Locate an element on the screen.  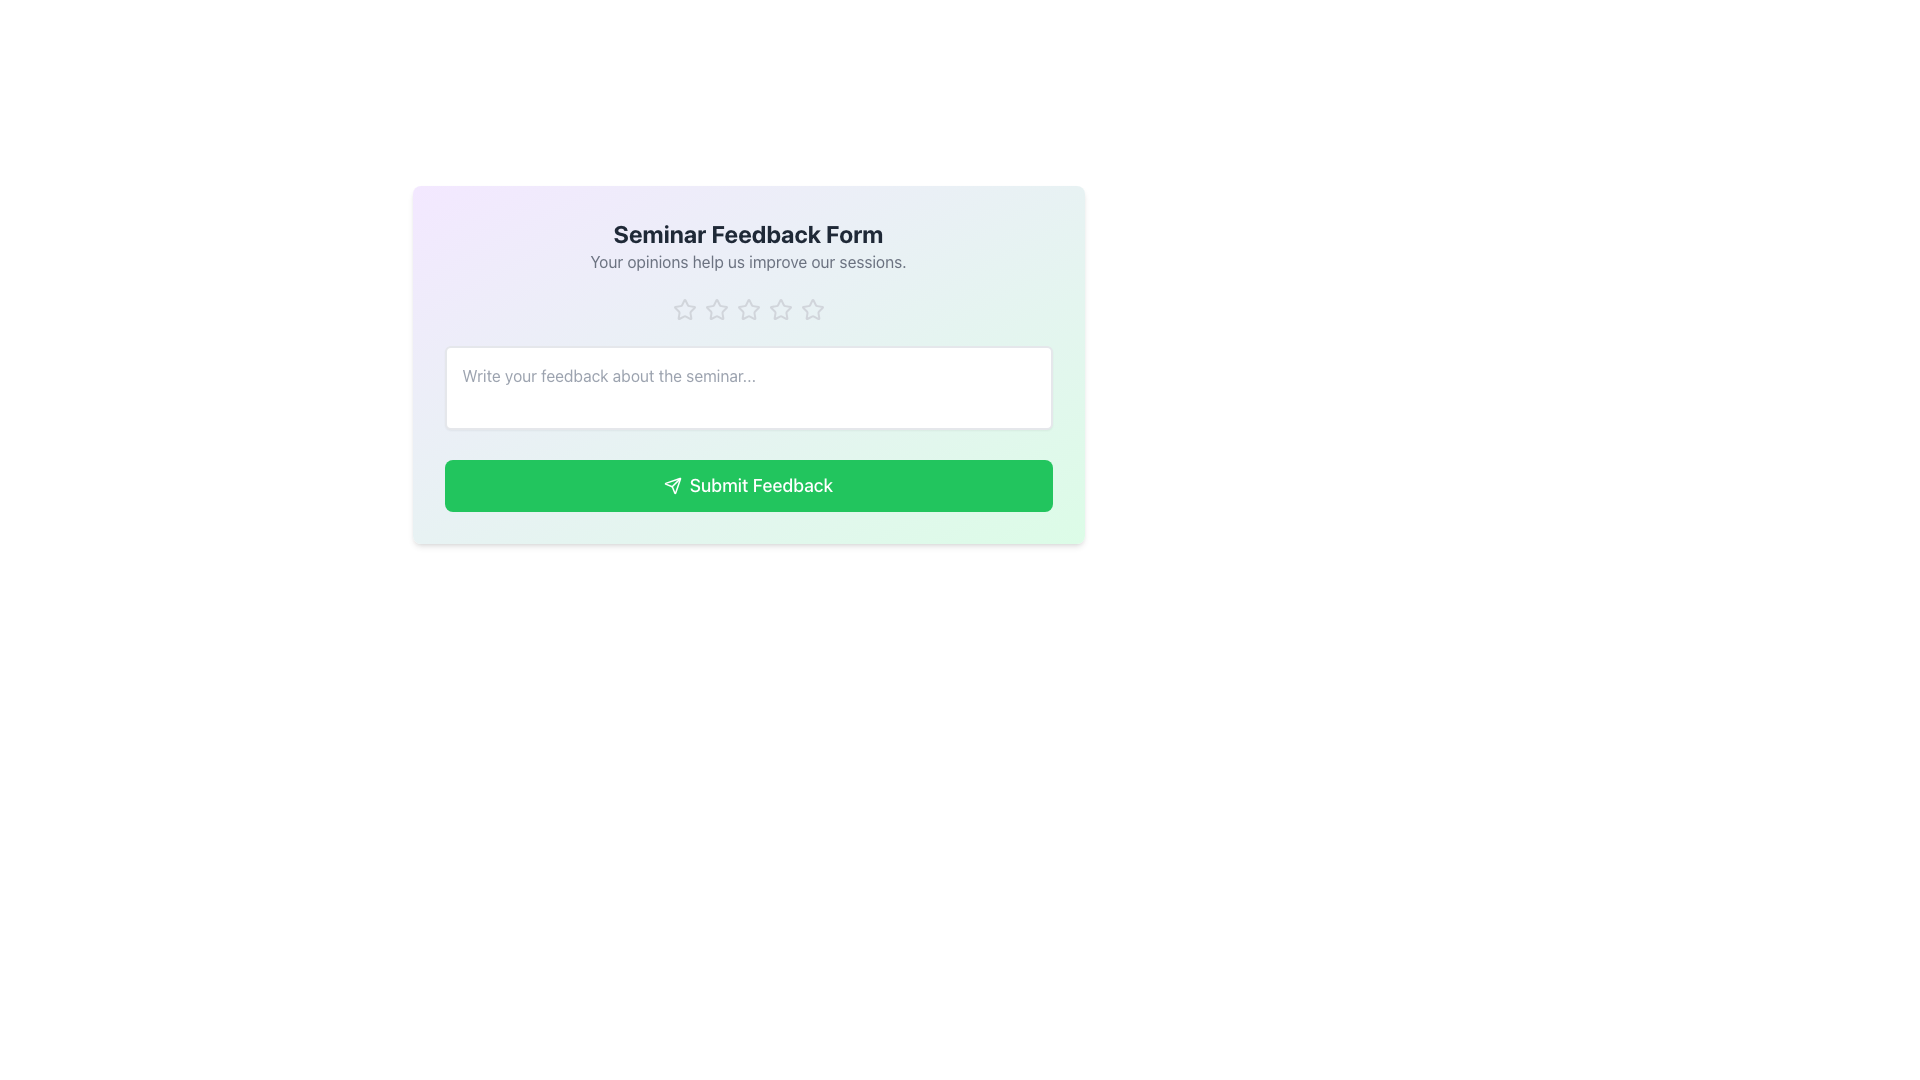
the third star icon in the five-star rating system is located at coordinates (747, 309).